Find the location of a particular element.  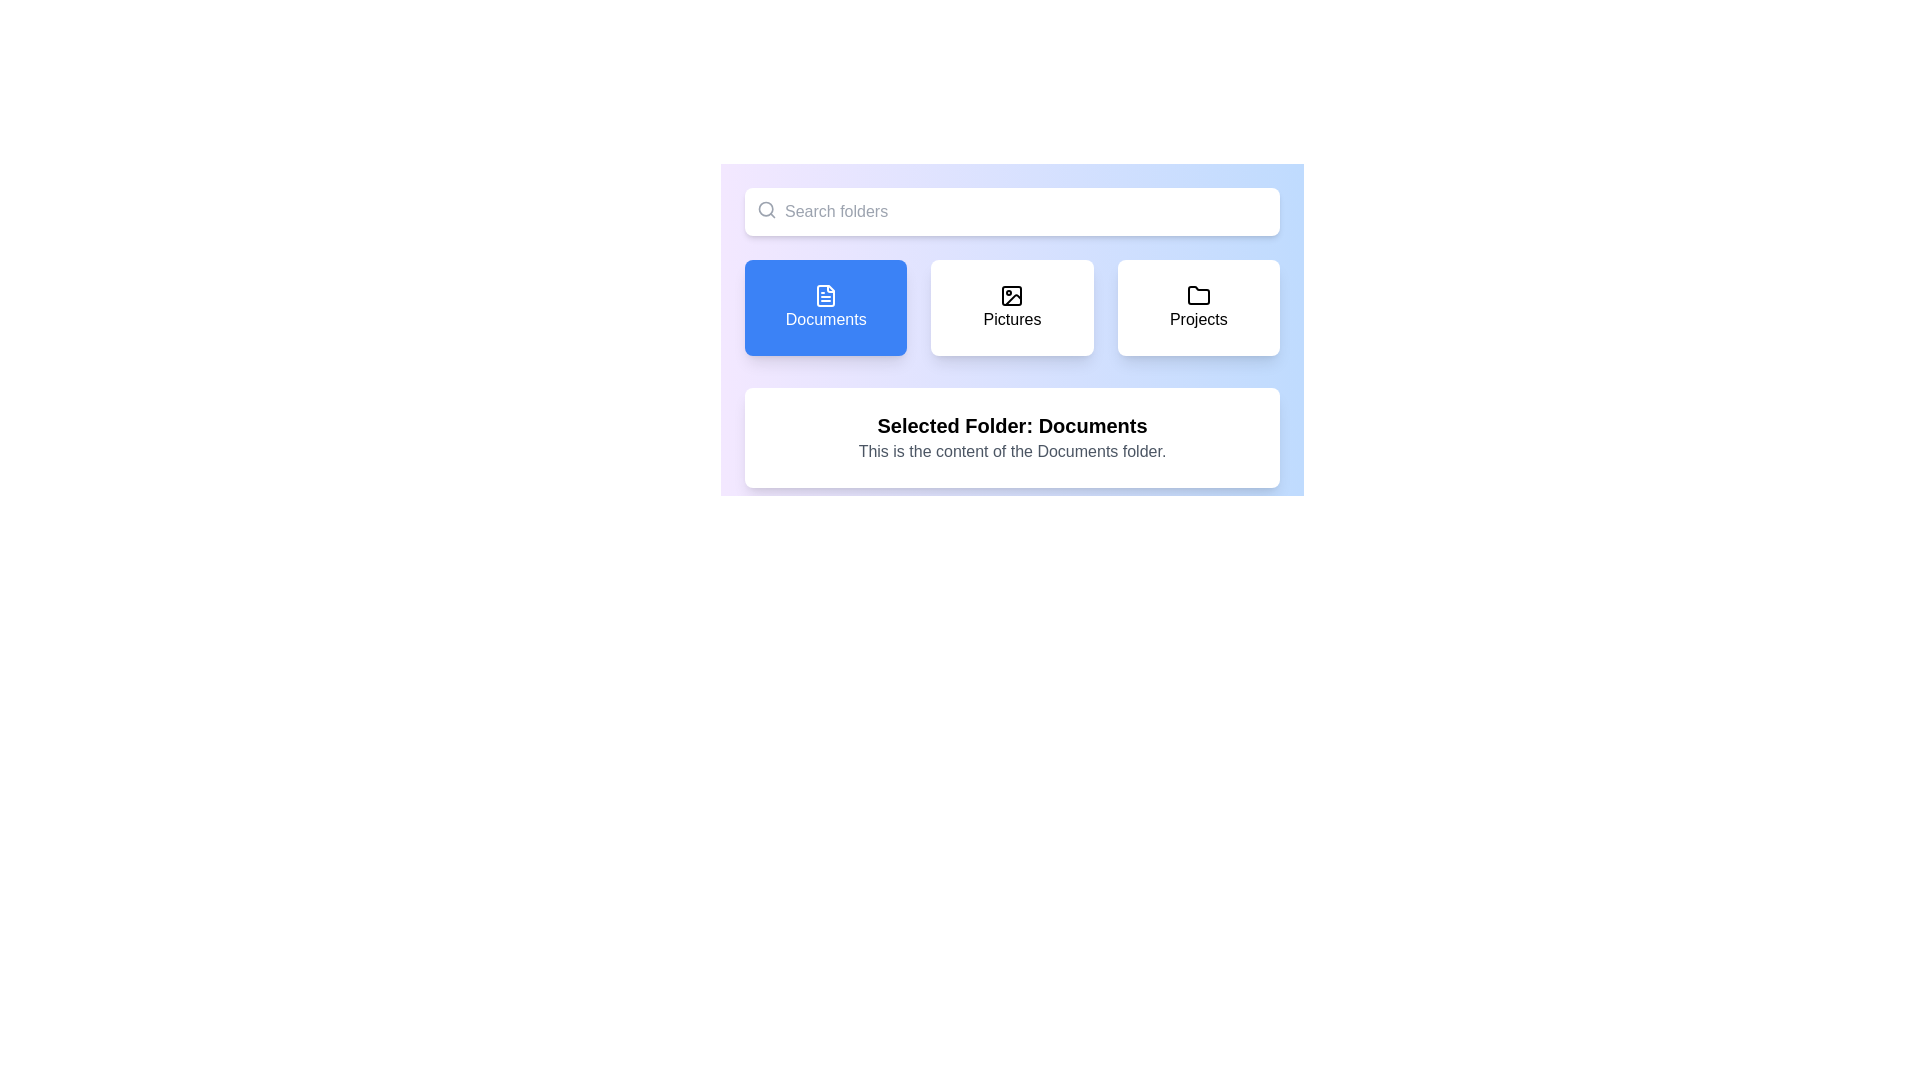

the button labeled 'Projects' with a folder icon to trigger a ring effect is located at coordinates (1198, 308).